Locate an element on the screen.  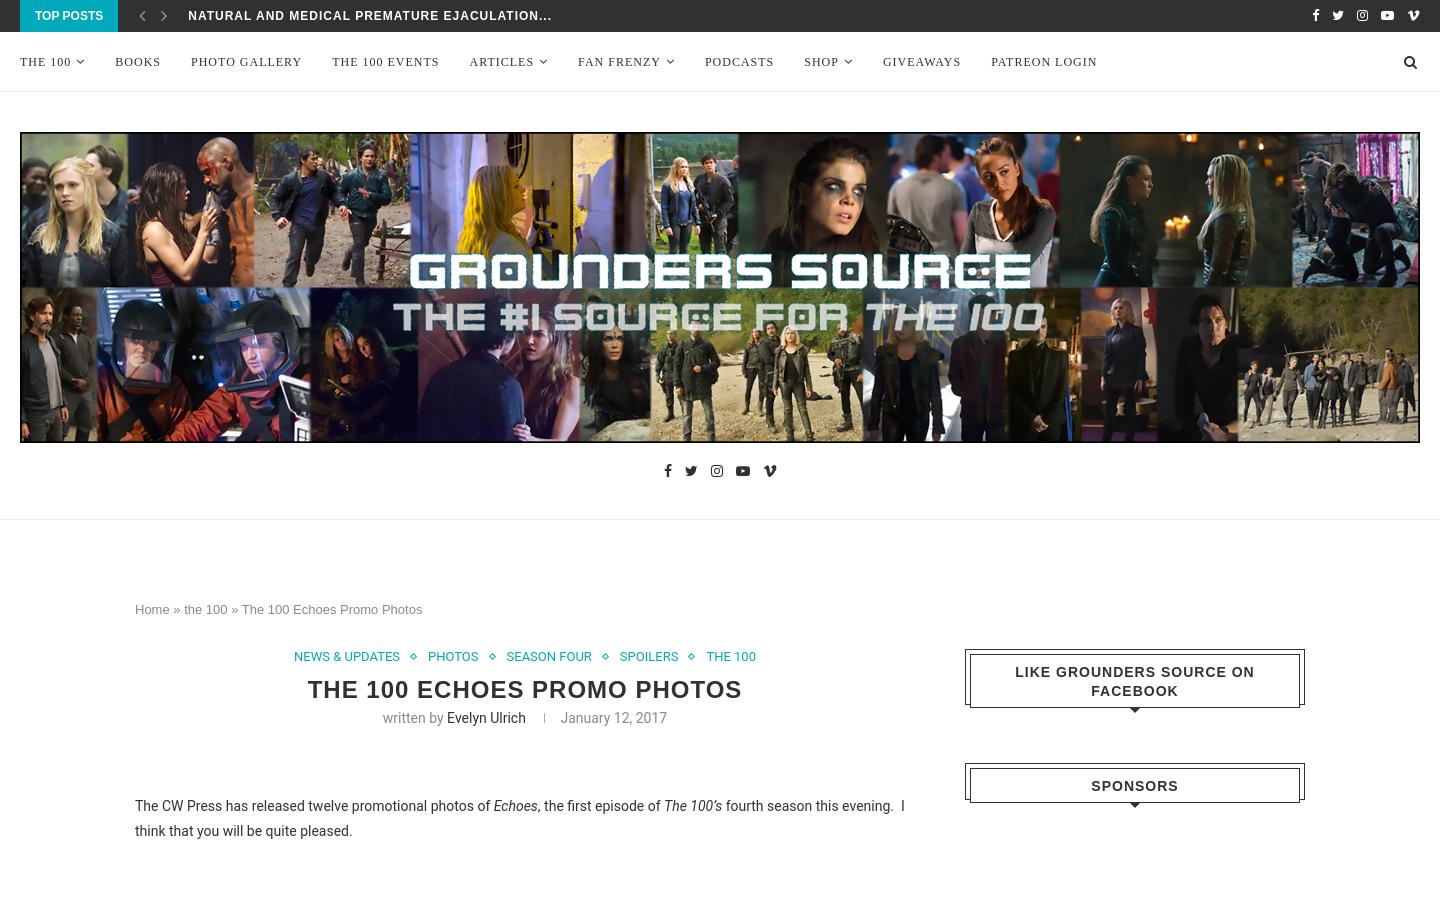
'Books' is located at coordinates (136, 62).